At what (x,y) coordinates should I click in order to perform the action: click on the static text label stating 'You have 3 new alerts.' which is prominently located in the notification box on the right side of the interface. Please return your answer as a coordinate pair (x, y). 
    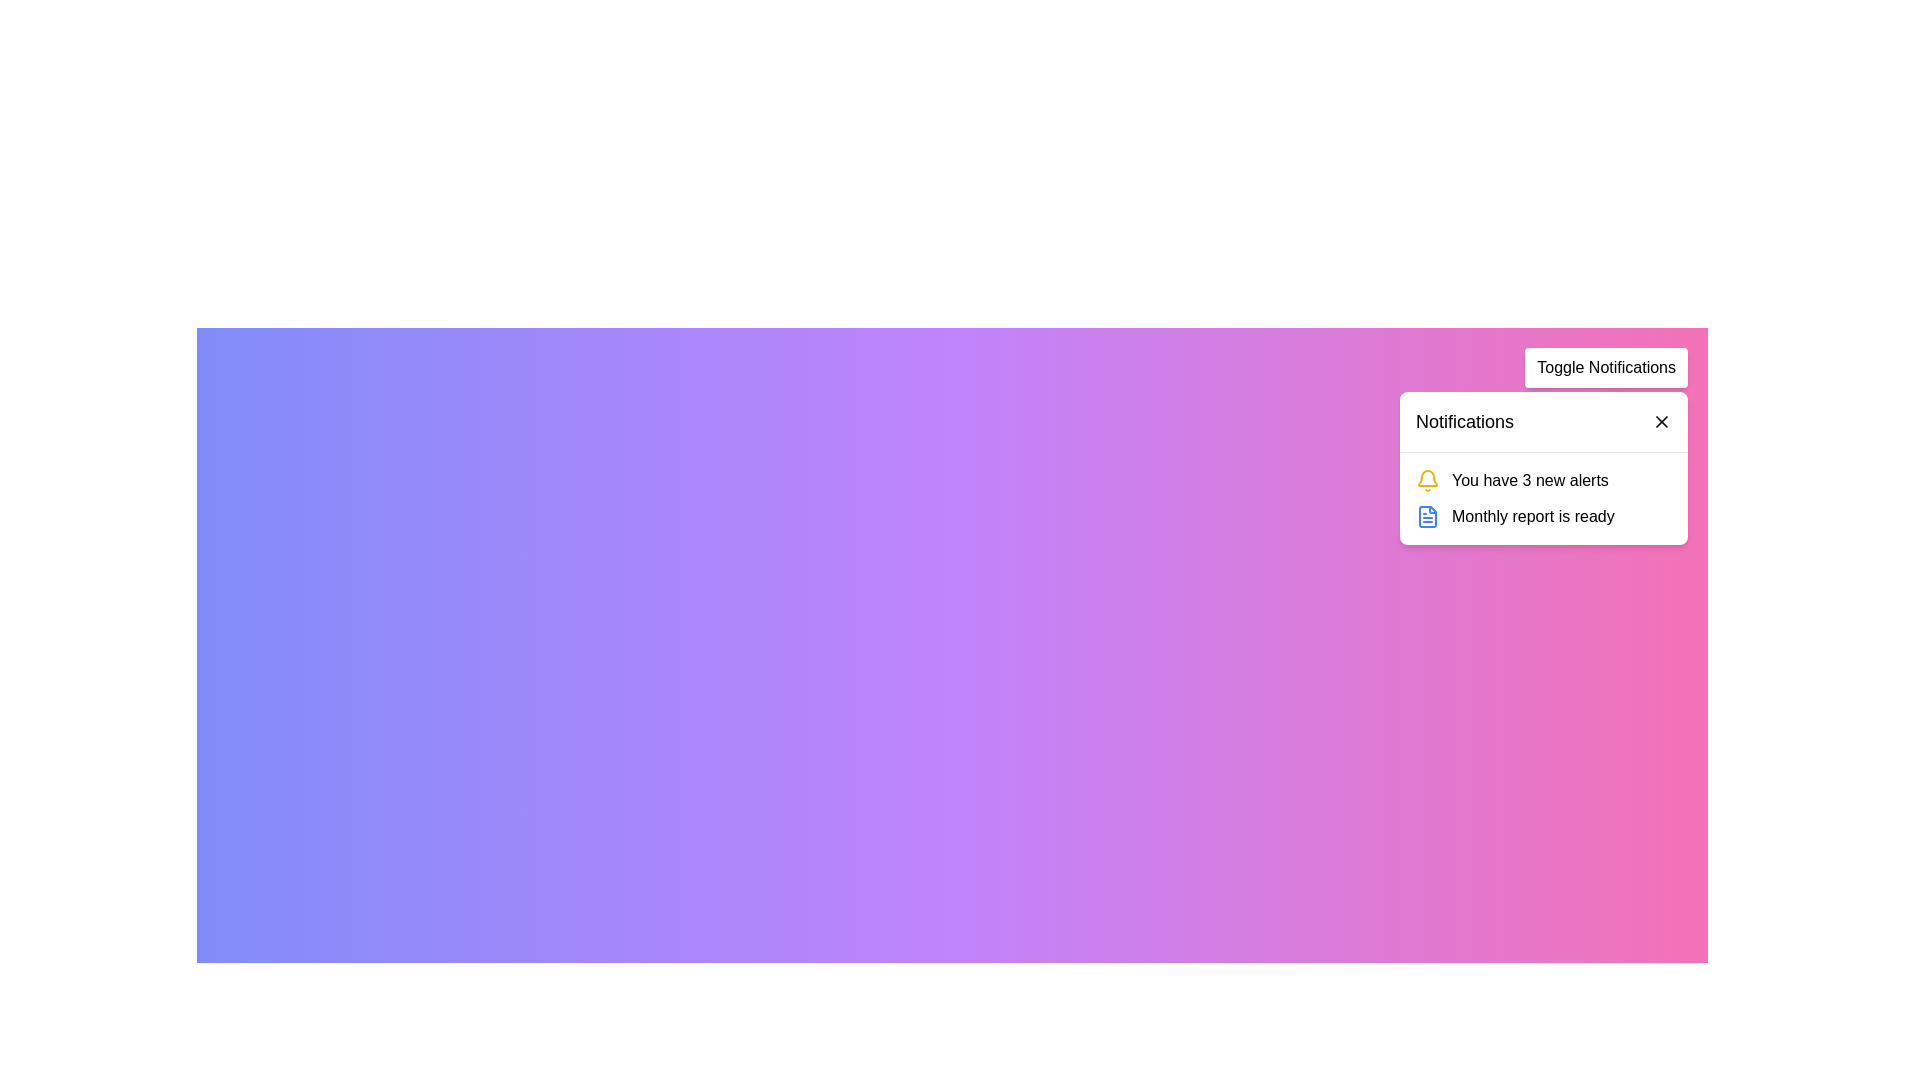
    Looking at the image, I should click on (1529, 481).